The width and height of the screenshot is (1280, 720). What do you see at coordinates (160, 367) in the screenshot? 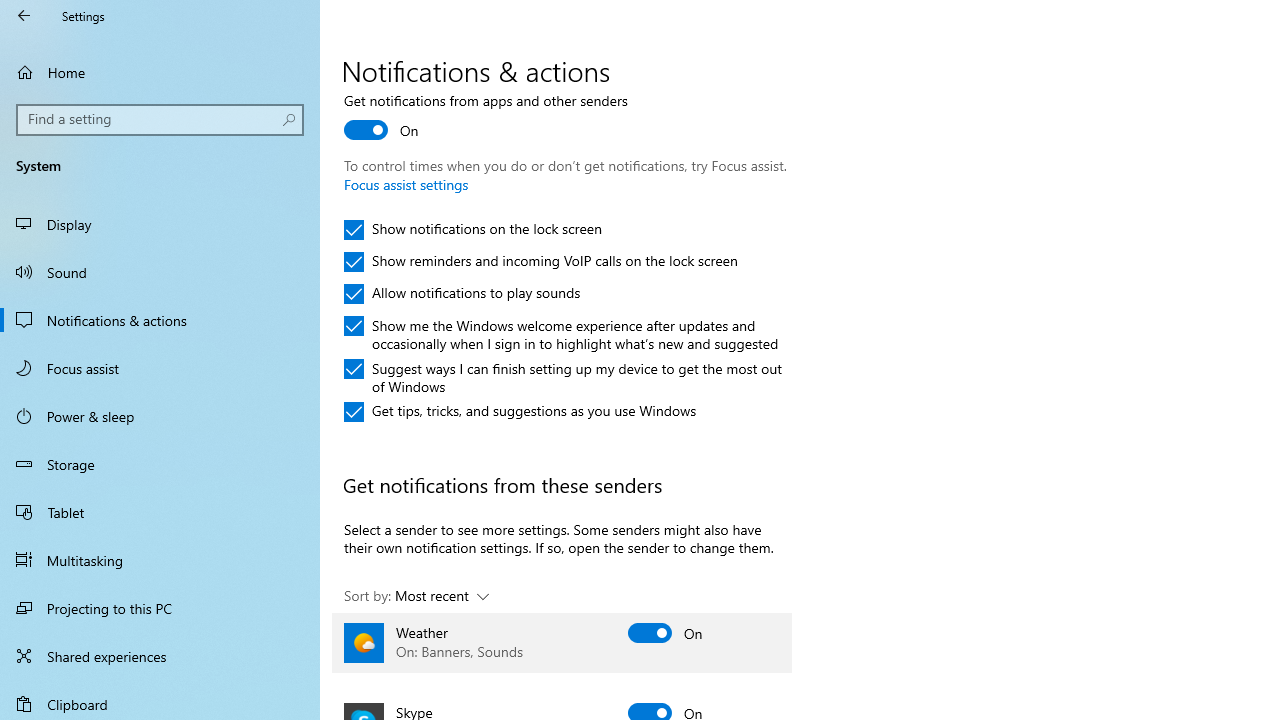
I see `'Focus assist'` at bounding box center [160, 367].